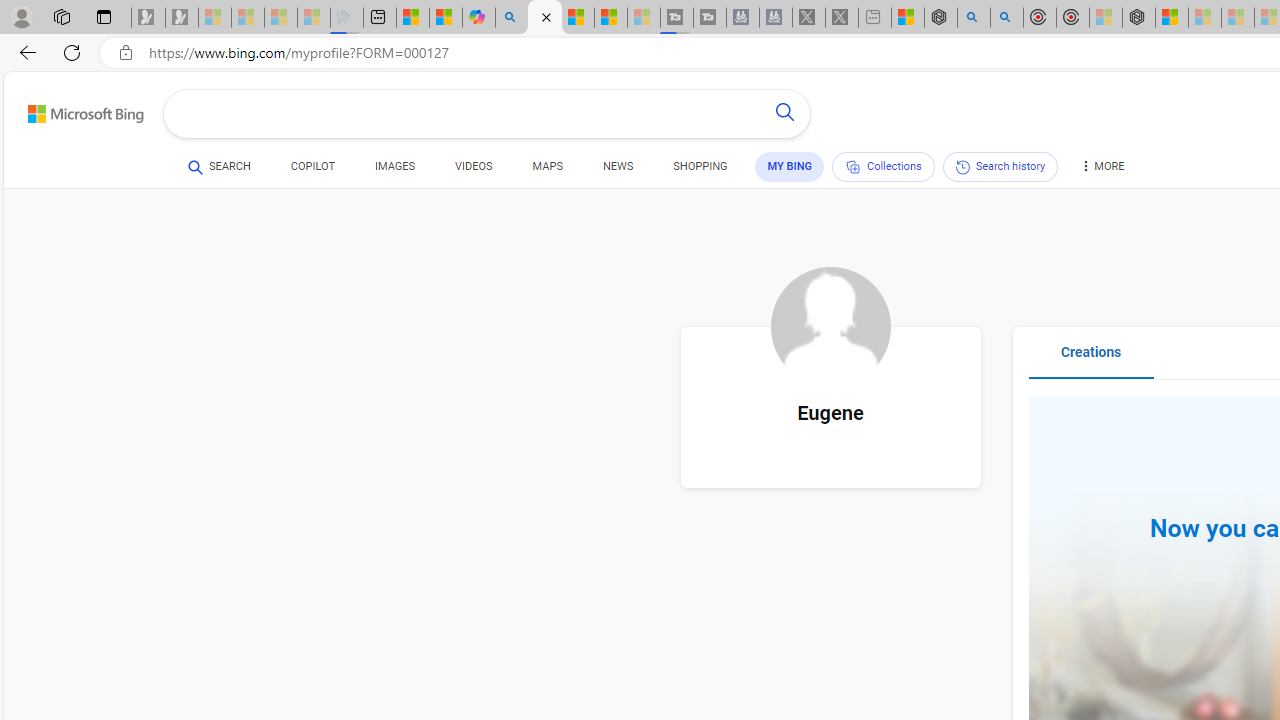  Describe the element at coordinates (1100, 166) in the screenshot. I see `'Dropdown Menu'` at that location.